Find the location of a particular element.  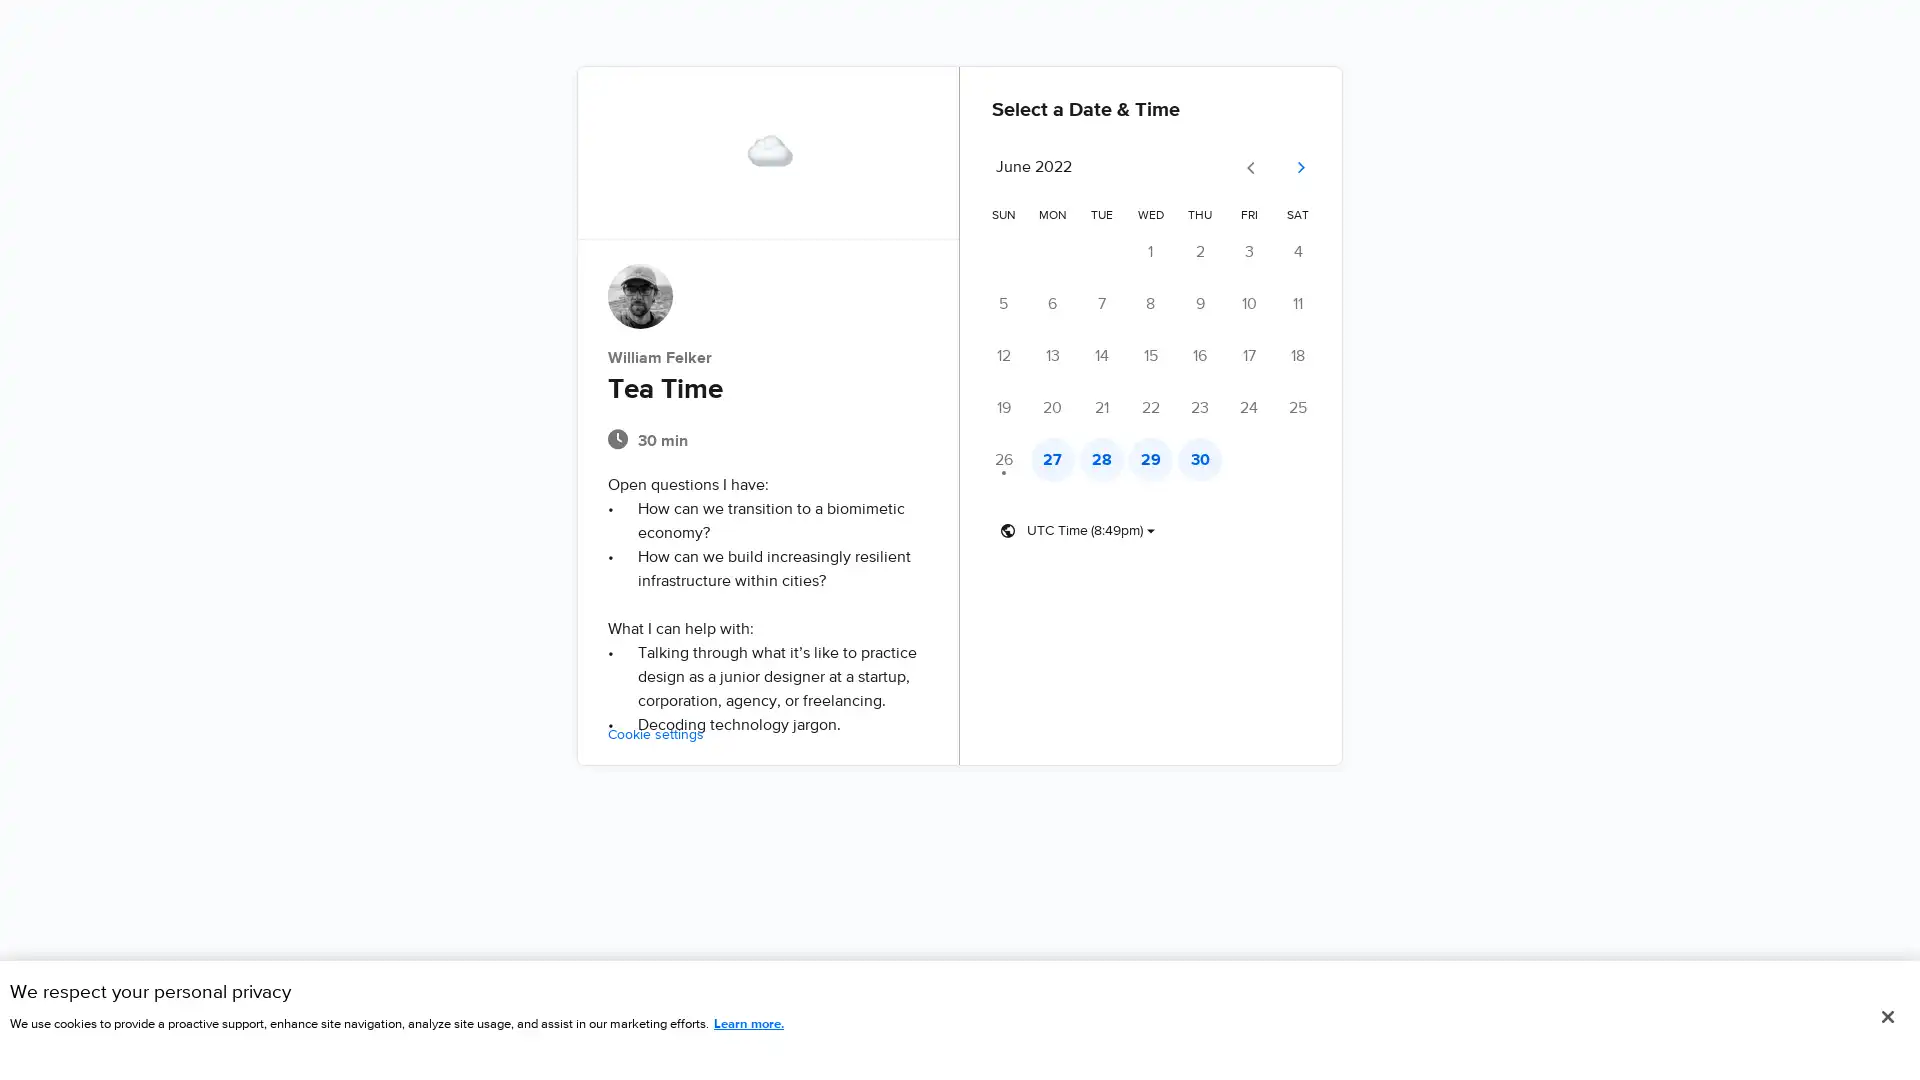

Friday, June 10 - No times available is located at coordinates (1261, 304).